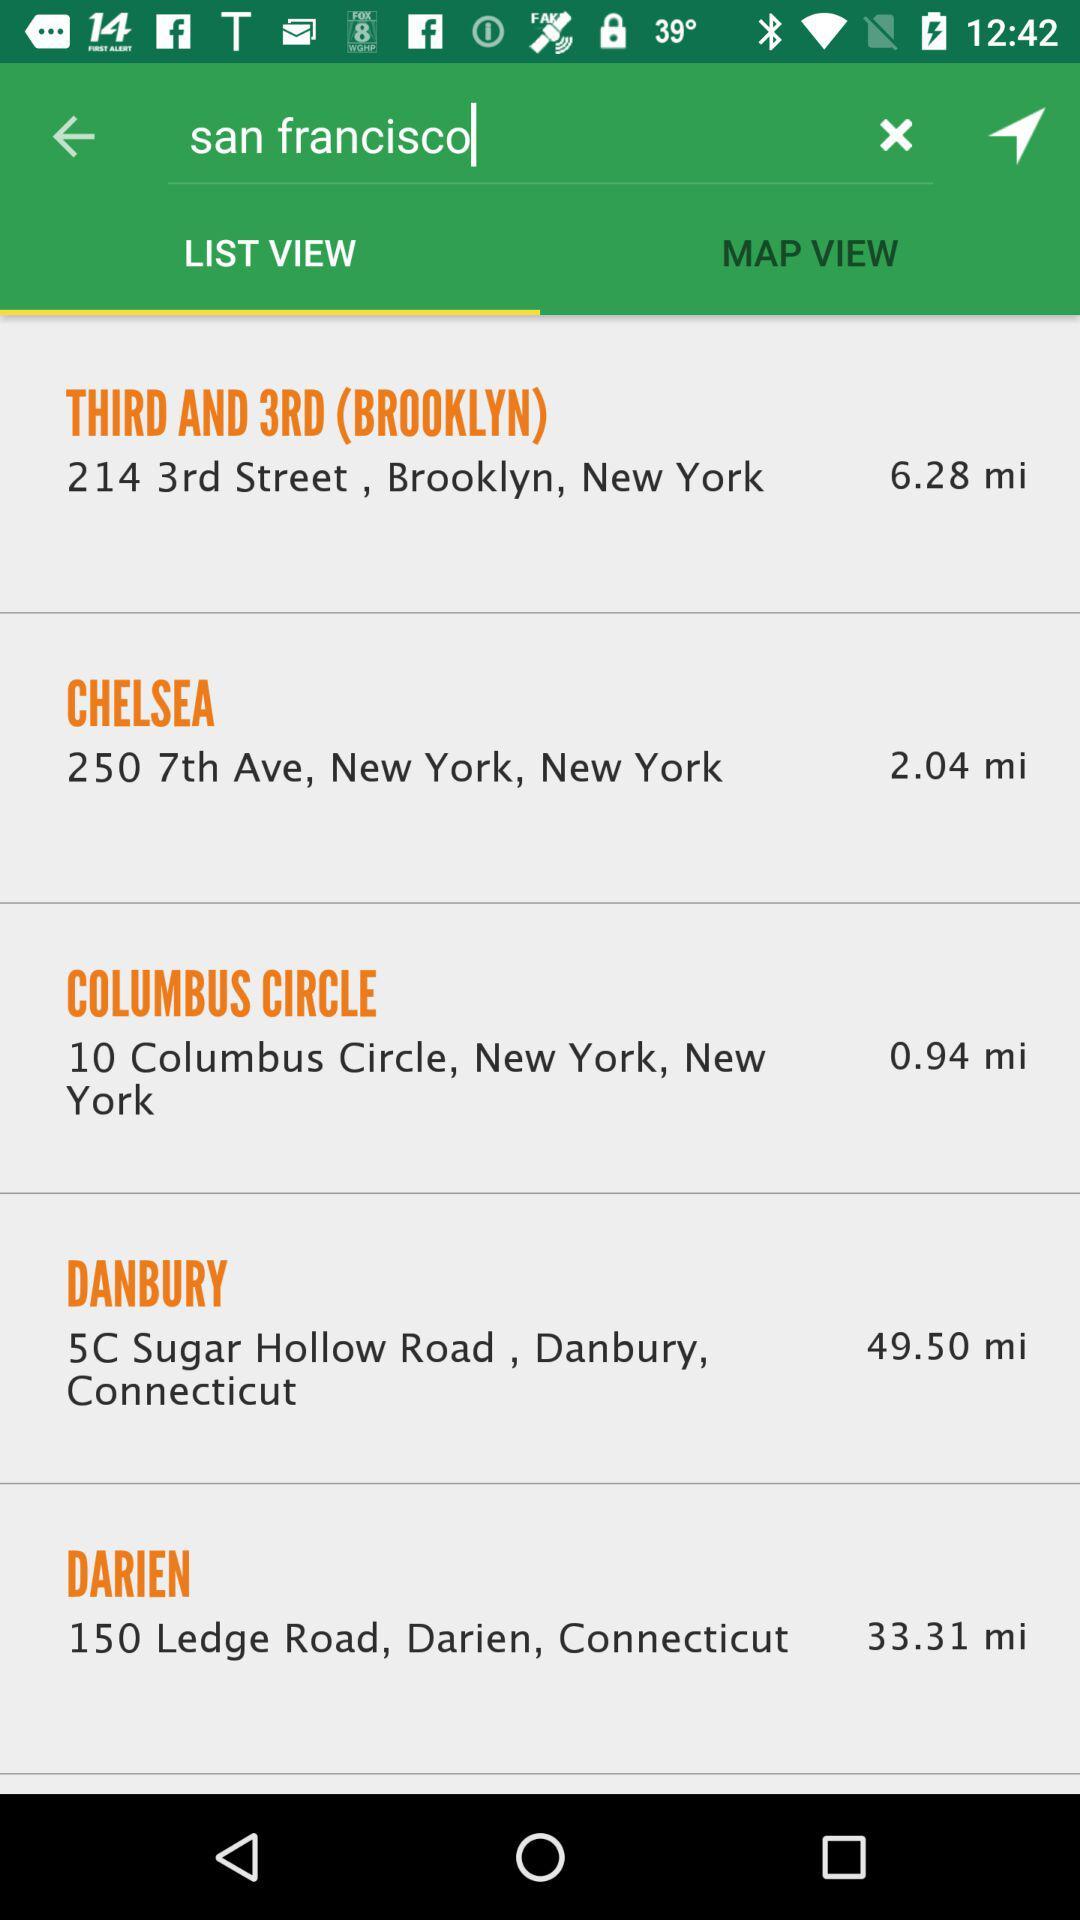 This screenshot has height=1920, width=1080. I want to click on 5c sugar hollow icon, so click(440, 1371).